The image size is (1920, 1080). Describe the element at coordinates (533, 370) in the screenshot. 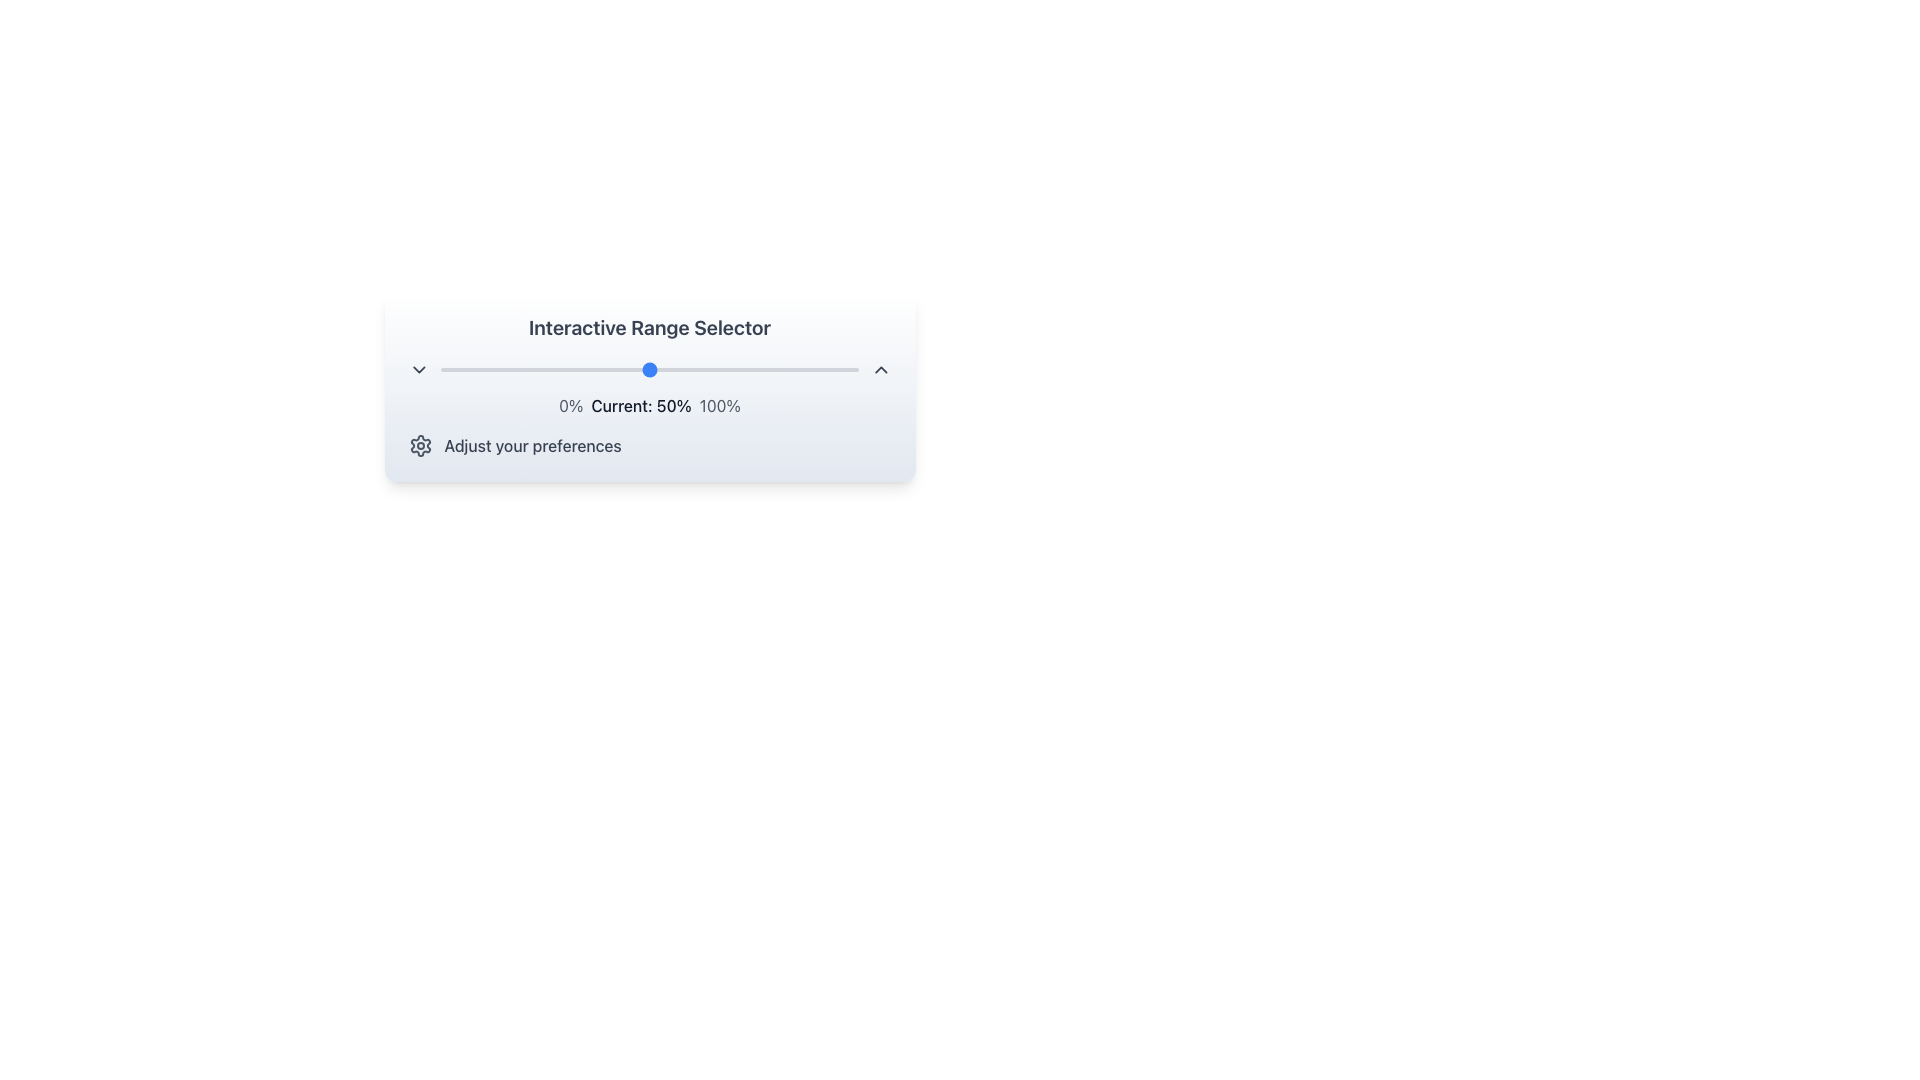

I see `the slider value` at that location.